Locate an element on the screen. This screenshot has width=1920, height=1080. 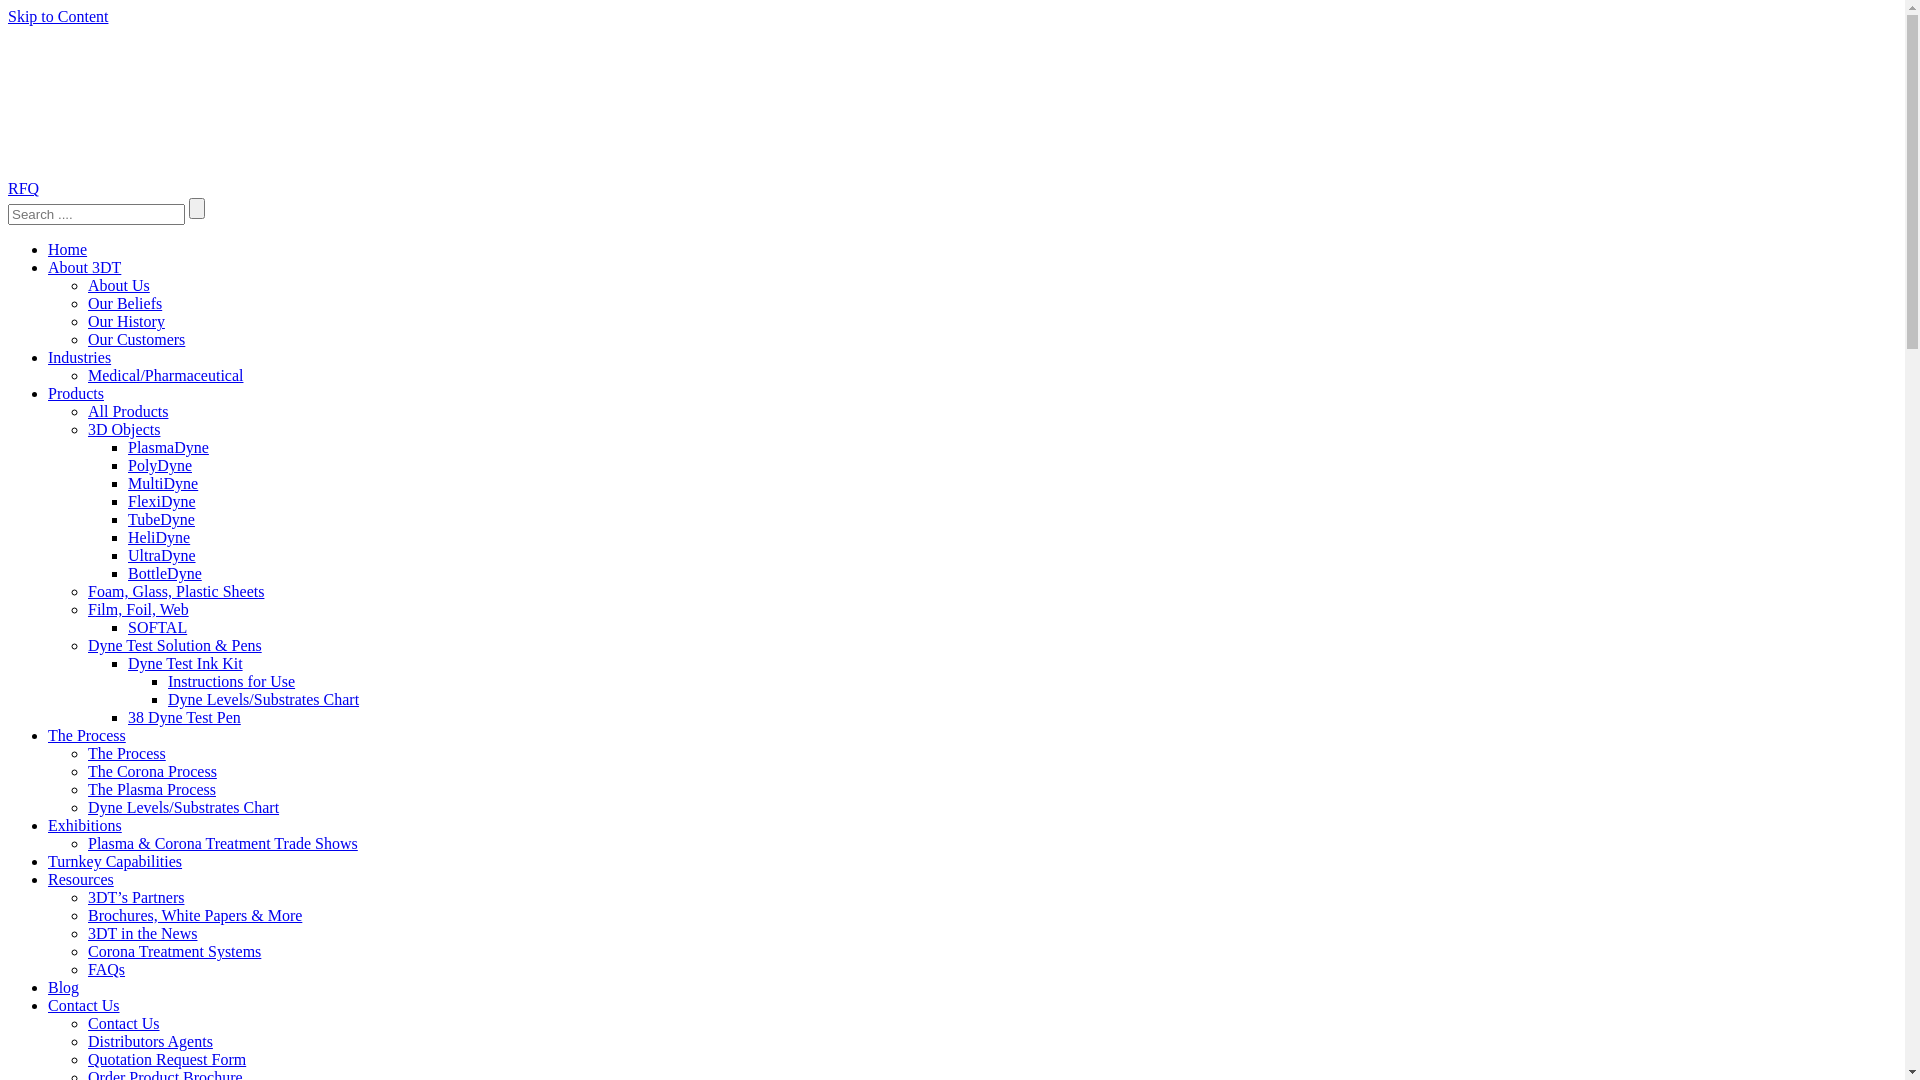
'Our Beliefs' is located at coordinates (123, 303).